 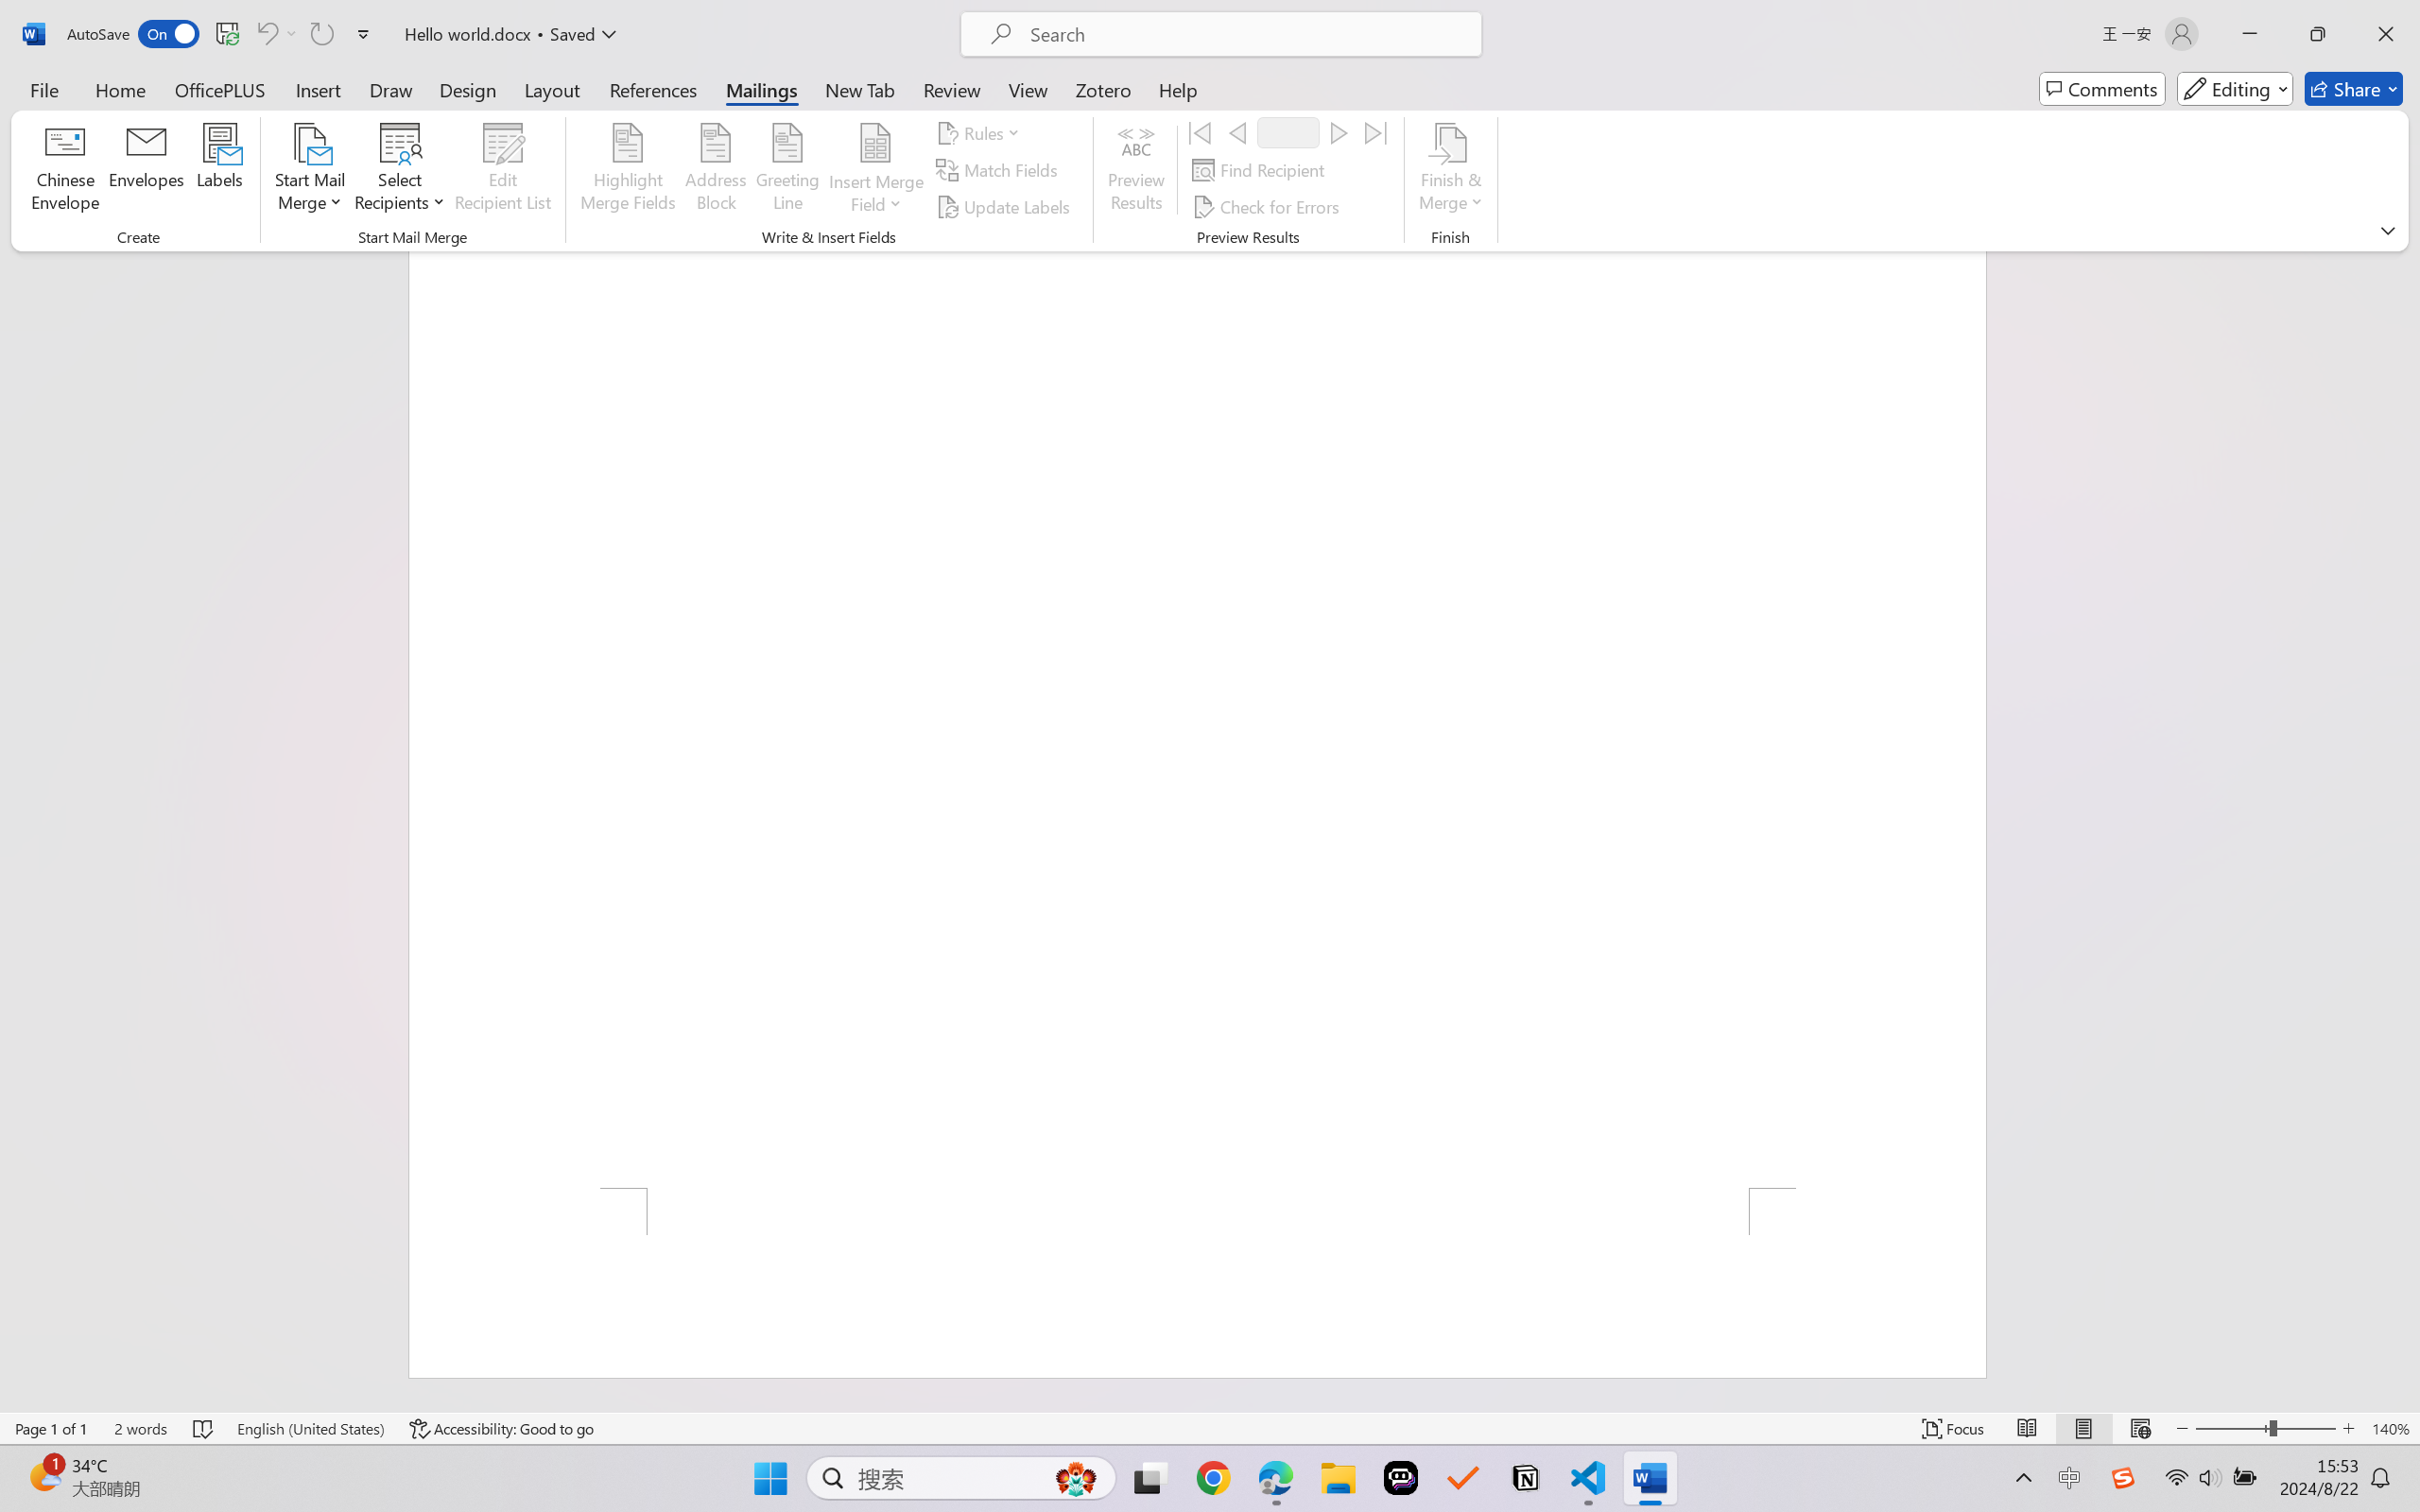 I want to click on 'New Tab', so click(x=859, y=88).